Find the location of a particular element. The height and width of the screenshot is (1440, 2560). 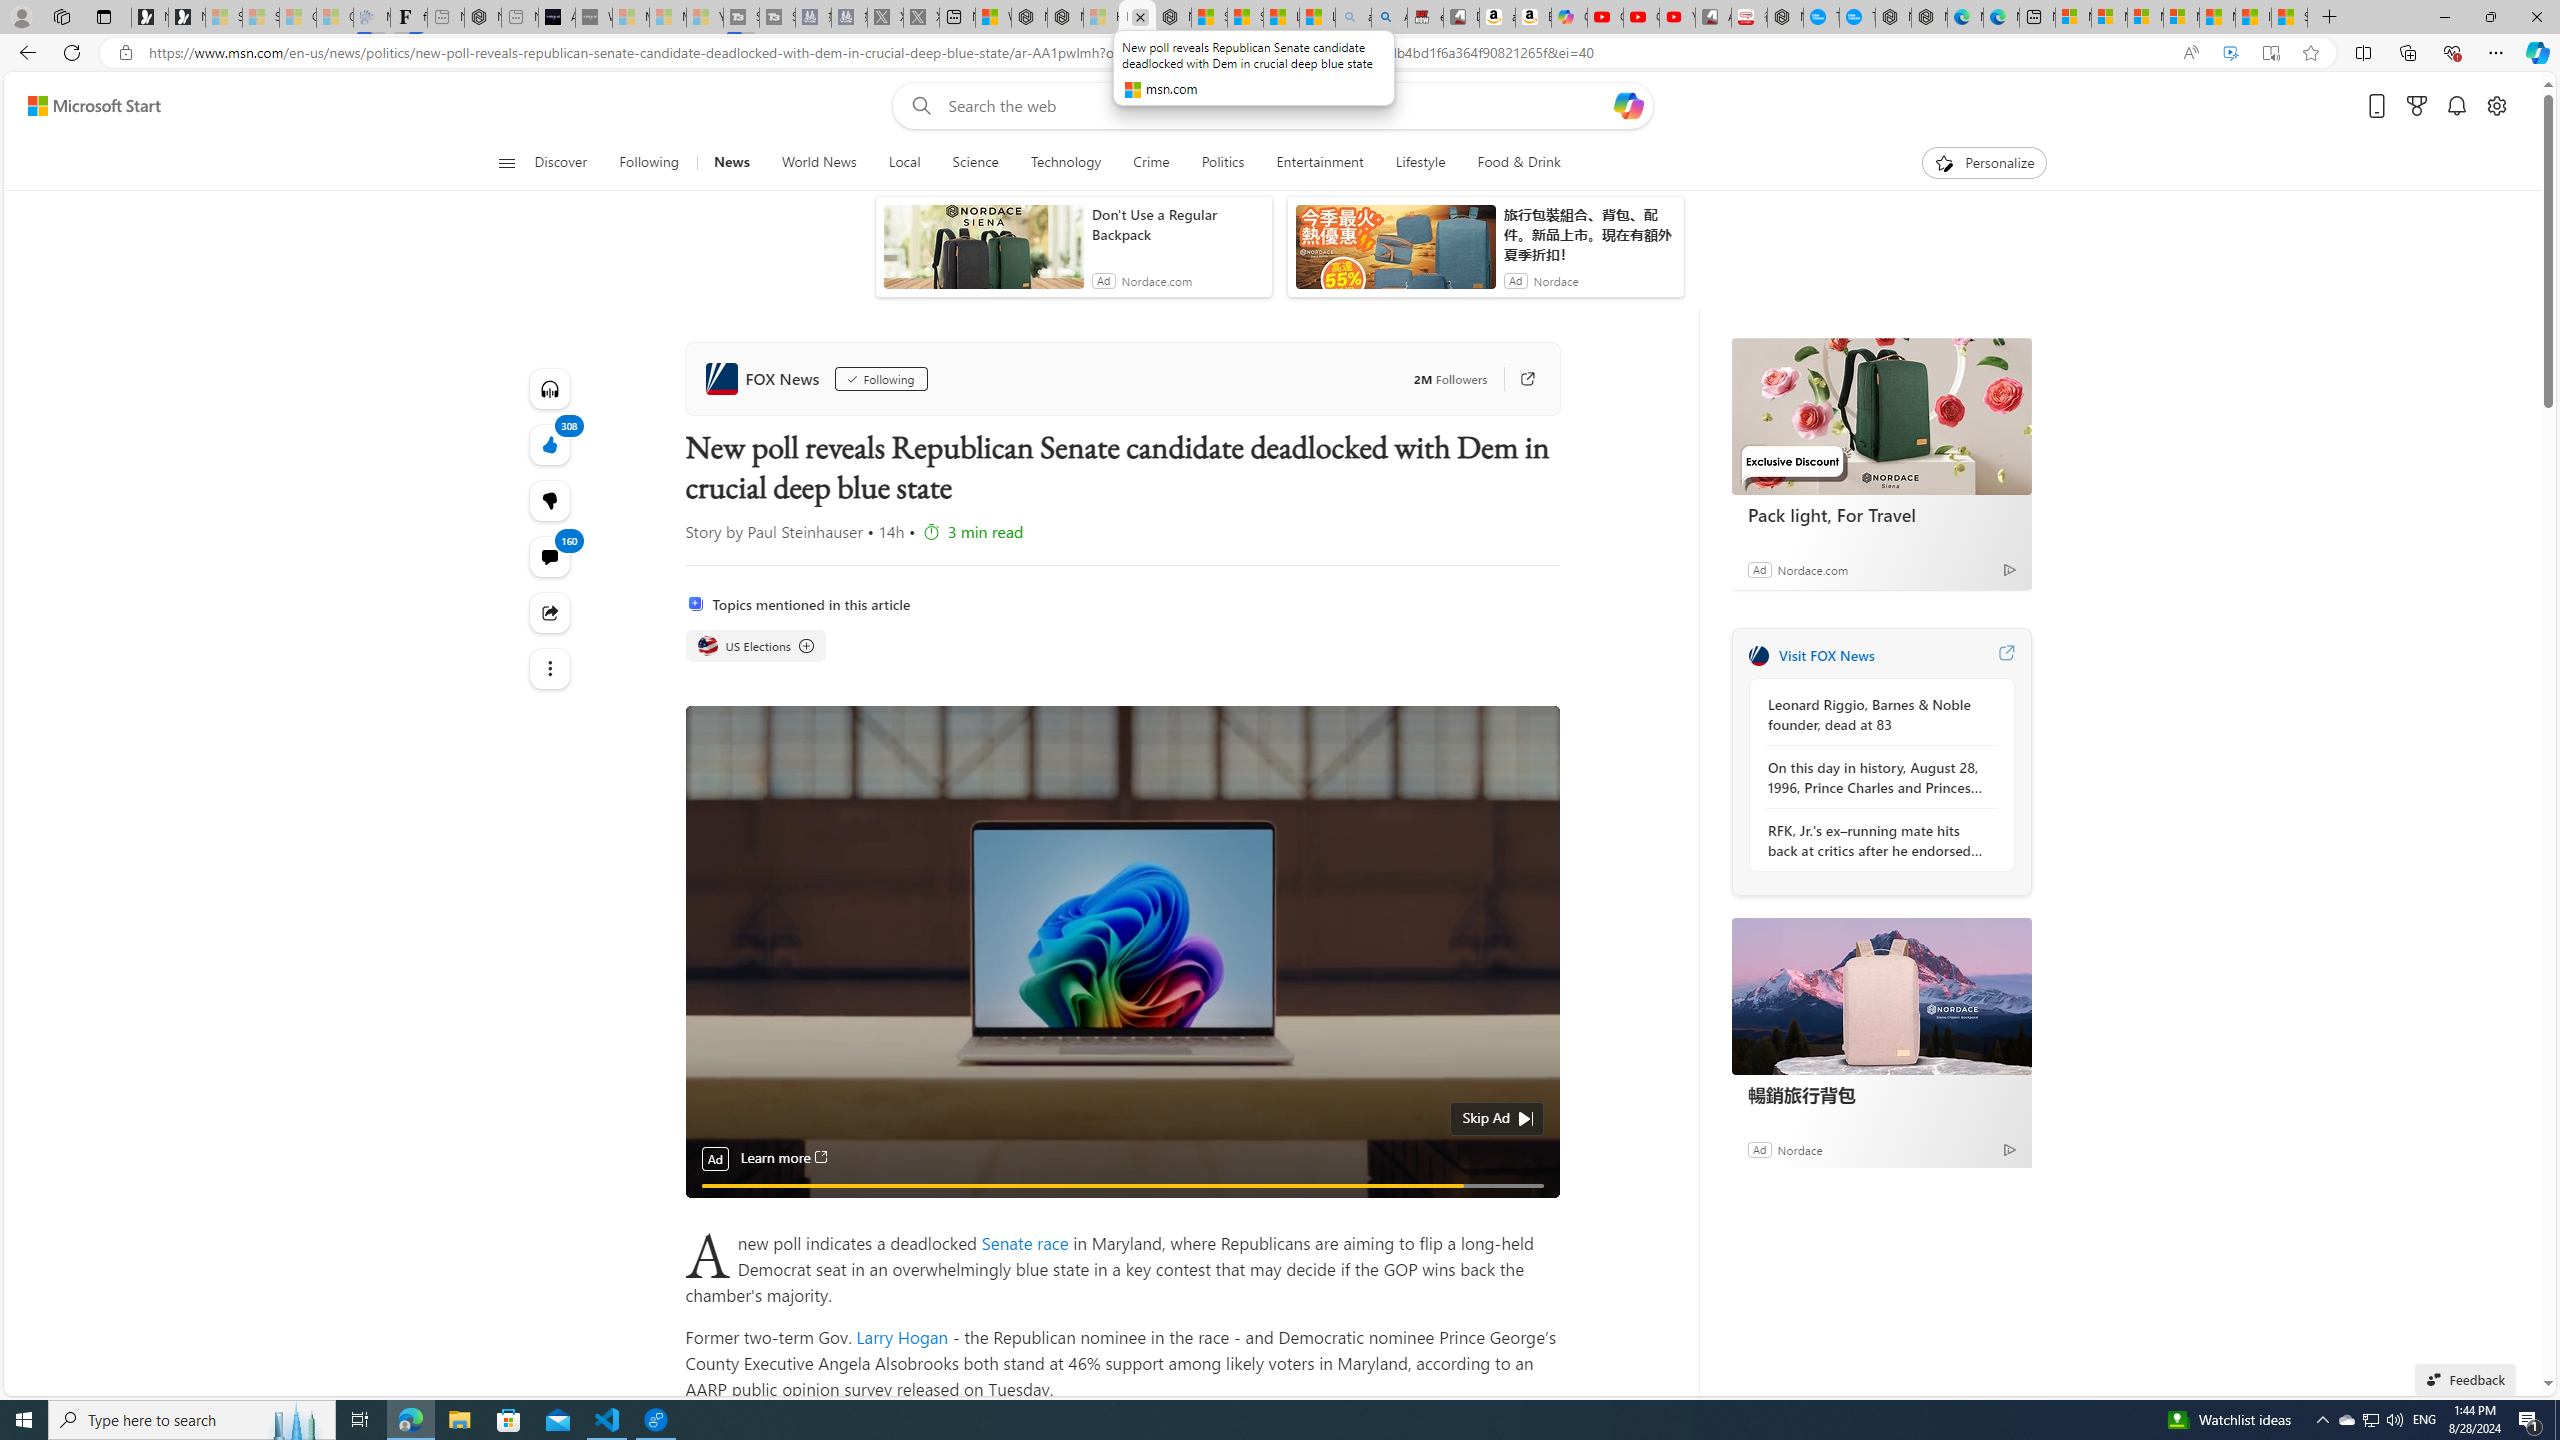

'amazon - Search - Sleeping' is located at coordinates (1352, 16).